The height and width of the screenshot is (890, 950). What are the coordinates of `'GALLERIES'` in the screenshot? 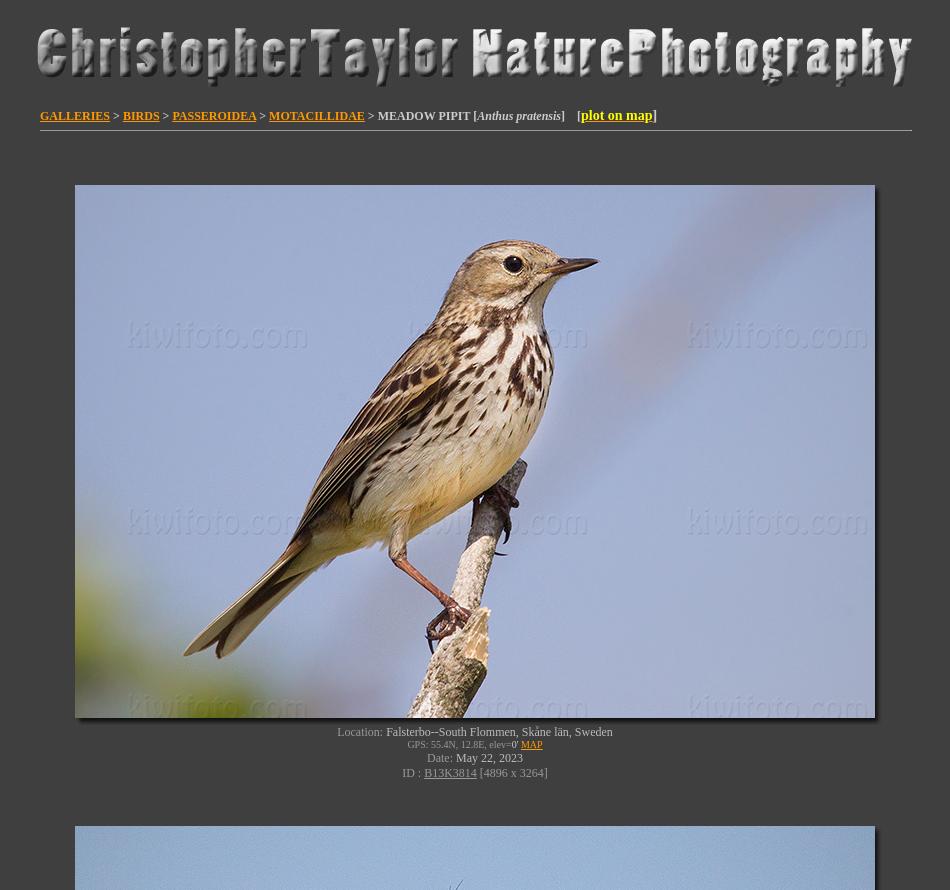 It's located at (74, 114).